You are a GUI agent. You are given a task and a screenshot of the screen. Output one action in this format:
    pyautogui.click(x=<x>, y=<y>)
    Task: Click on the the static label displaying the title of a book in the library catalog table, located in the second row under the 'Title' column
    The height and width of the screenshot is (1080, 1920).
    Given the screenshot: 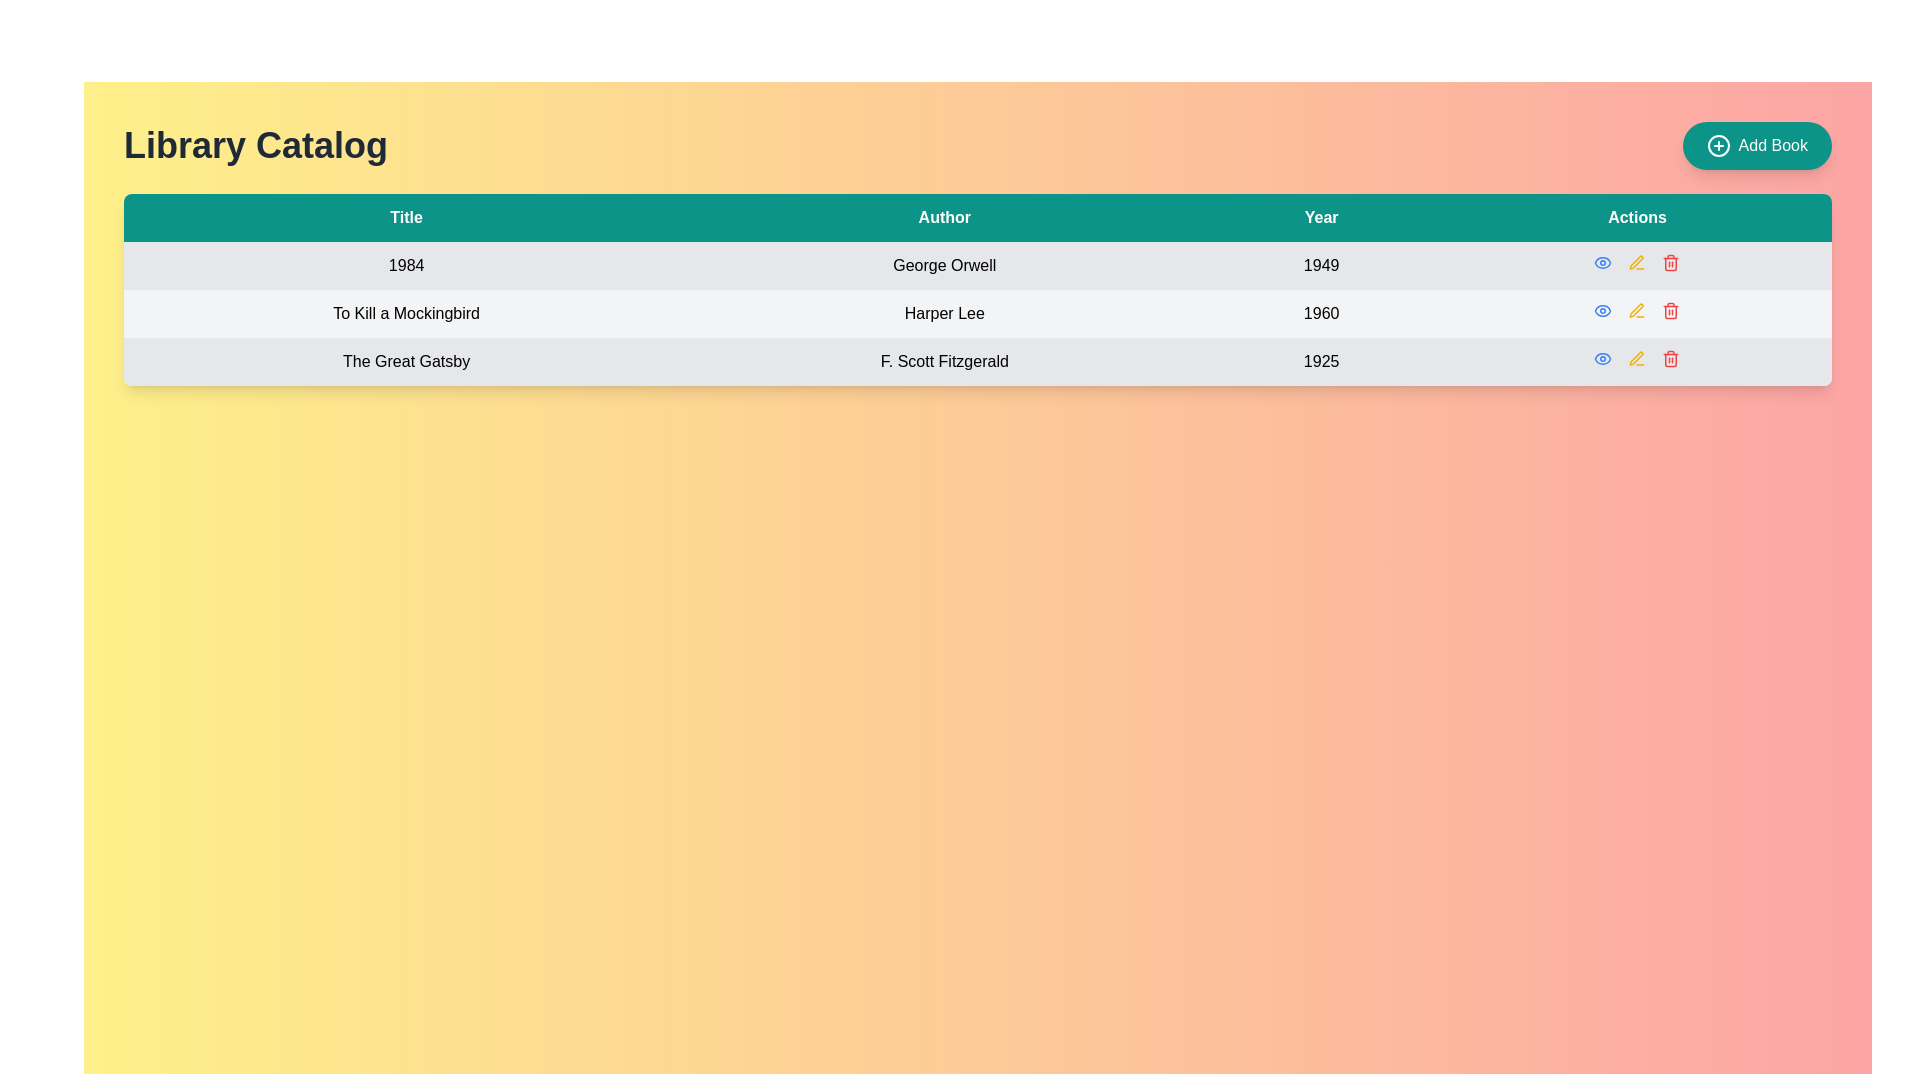 What is the action you would take?
    pyautogui.click(x=405, y=313)
    